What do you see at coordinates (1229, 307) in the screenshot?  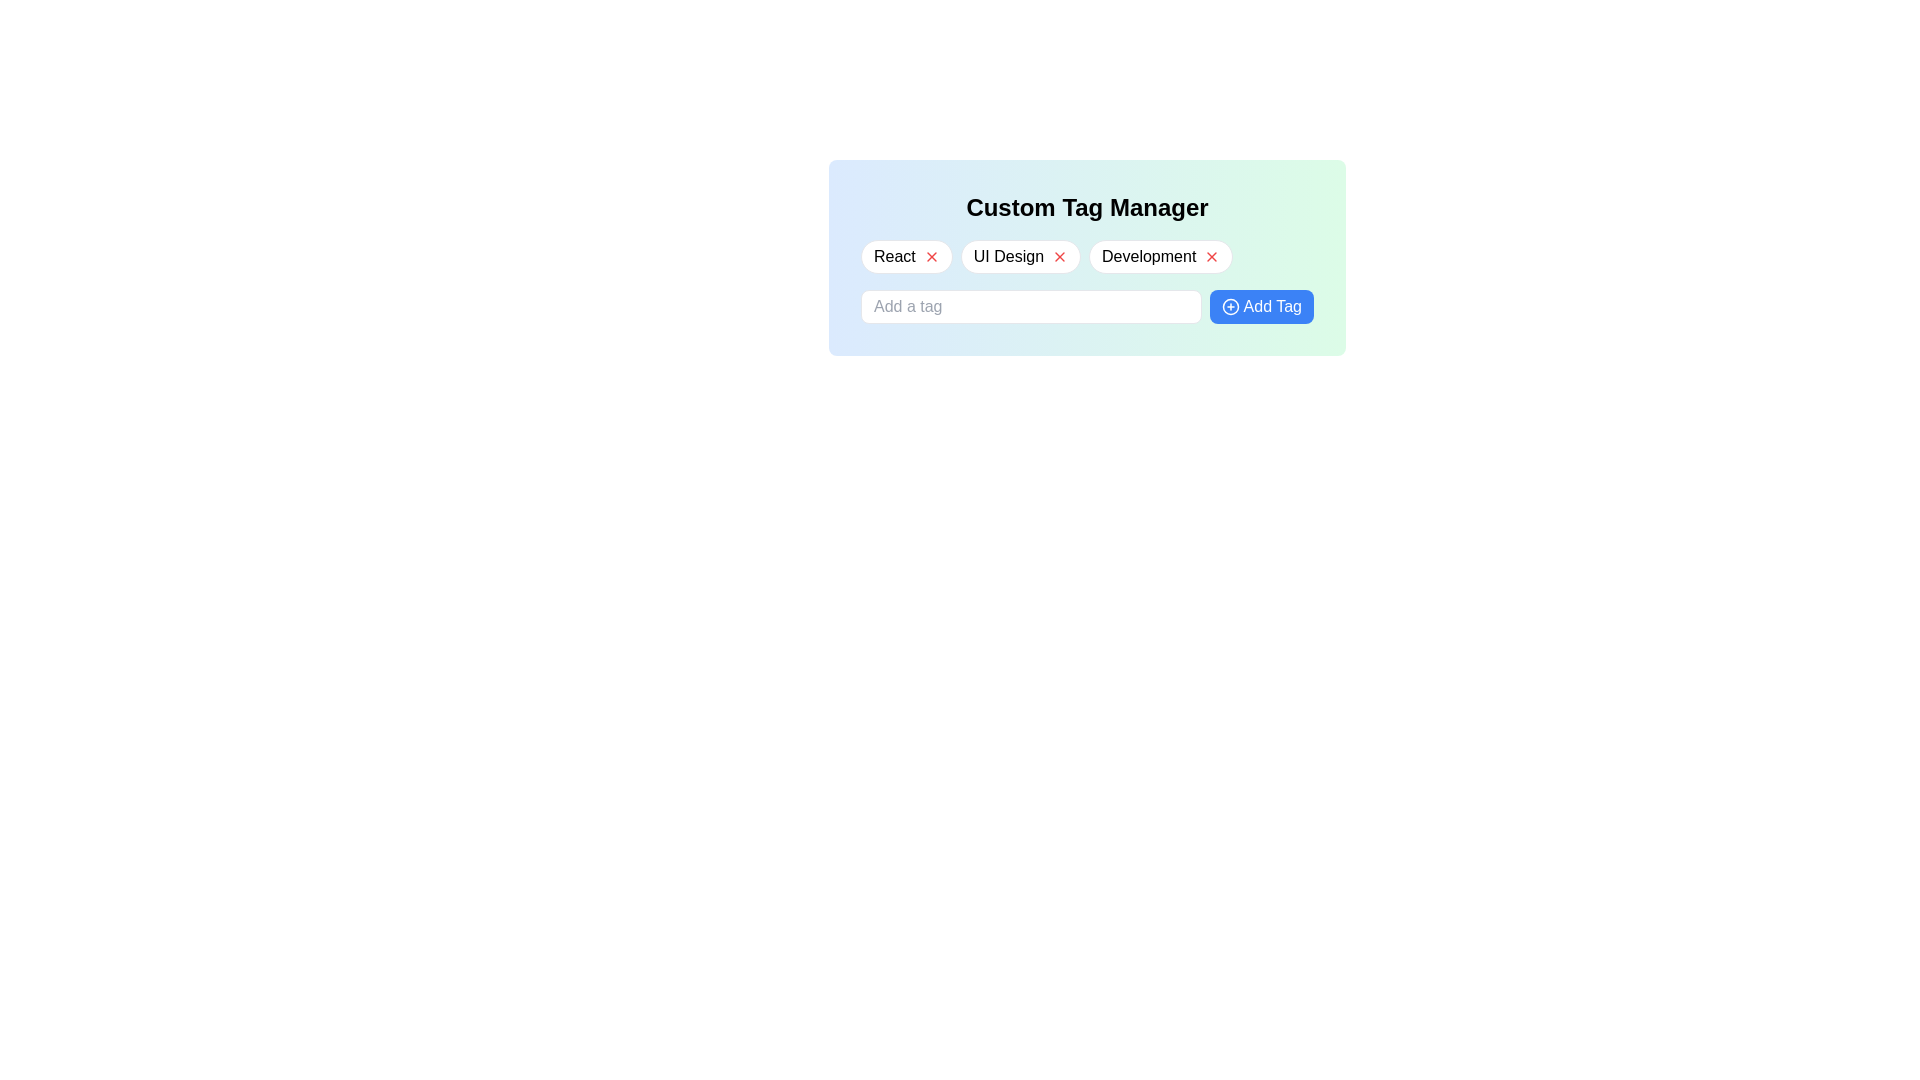 I see `the graphical decorative circle element that is part of the 'Add Tag' button located in the top-right section of the tag management interface` at bounding box center [1229, 307].